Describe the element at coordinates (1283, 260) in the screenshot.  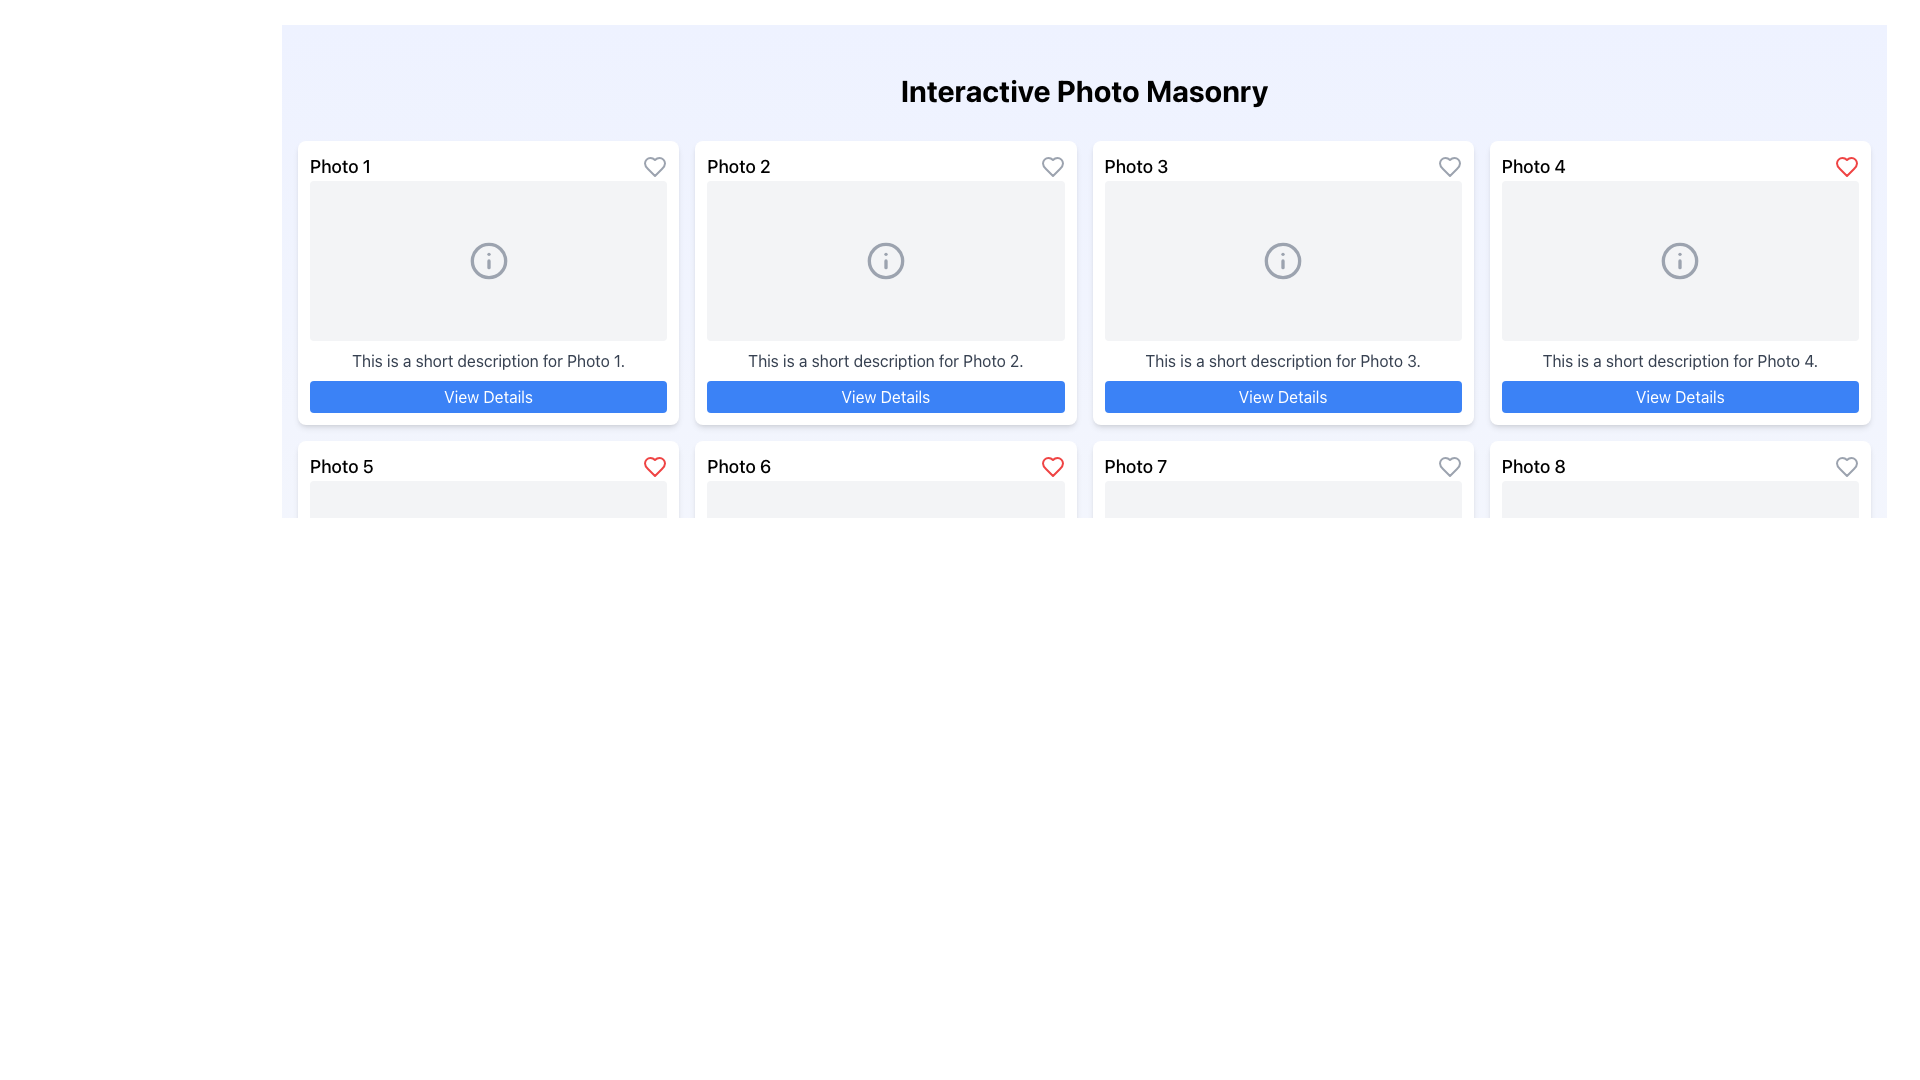
I see `the circular 'info' icon with a gray outline located at the top center of the 'Photo 3' section in the 'Interactive Photo Masonry' grid` at that location.